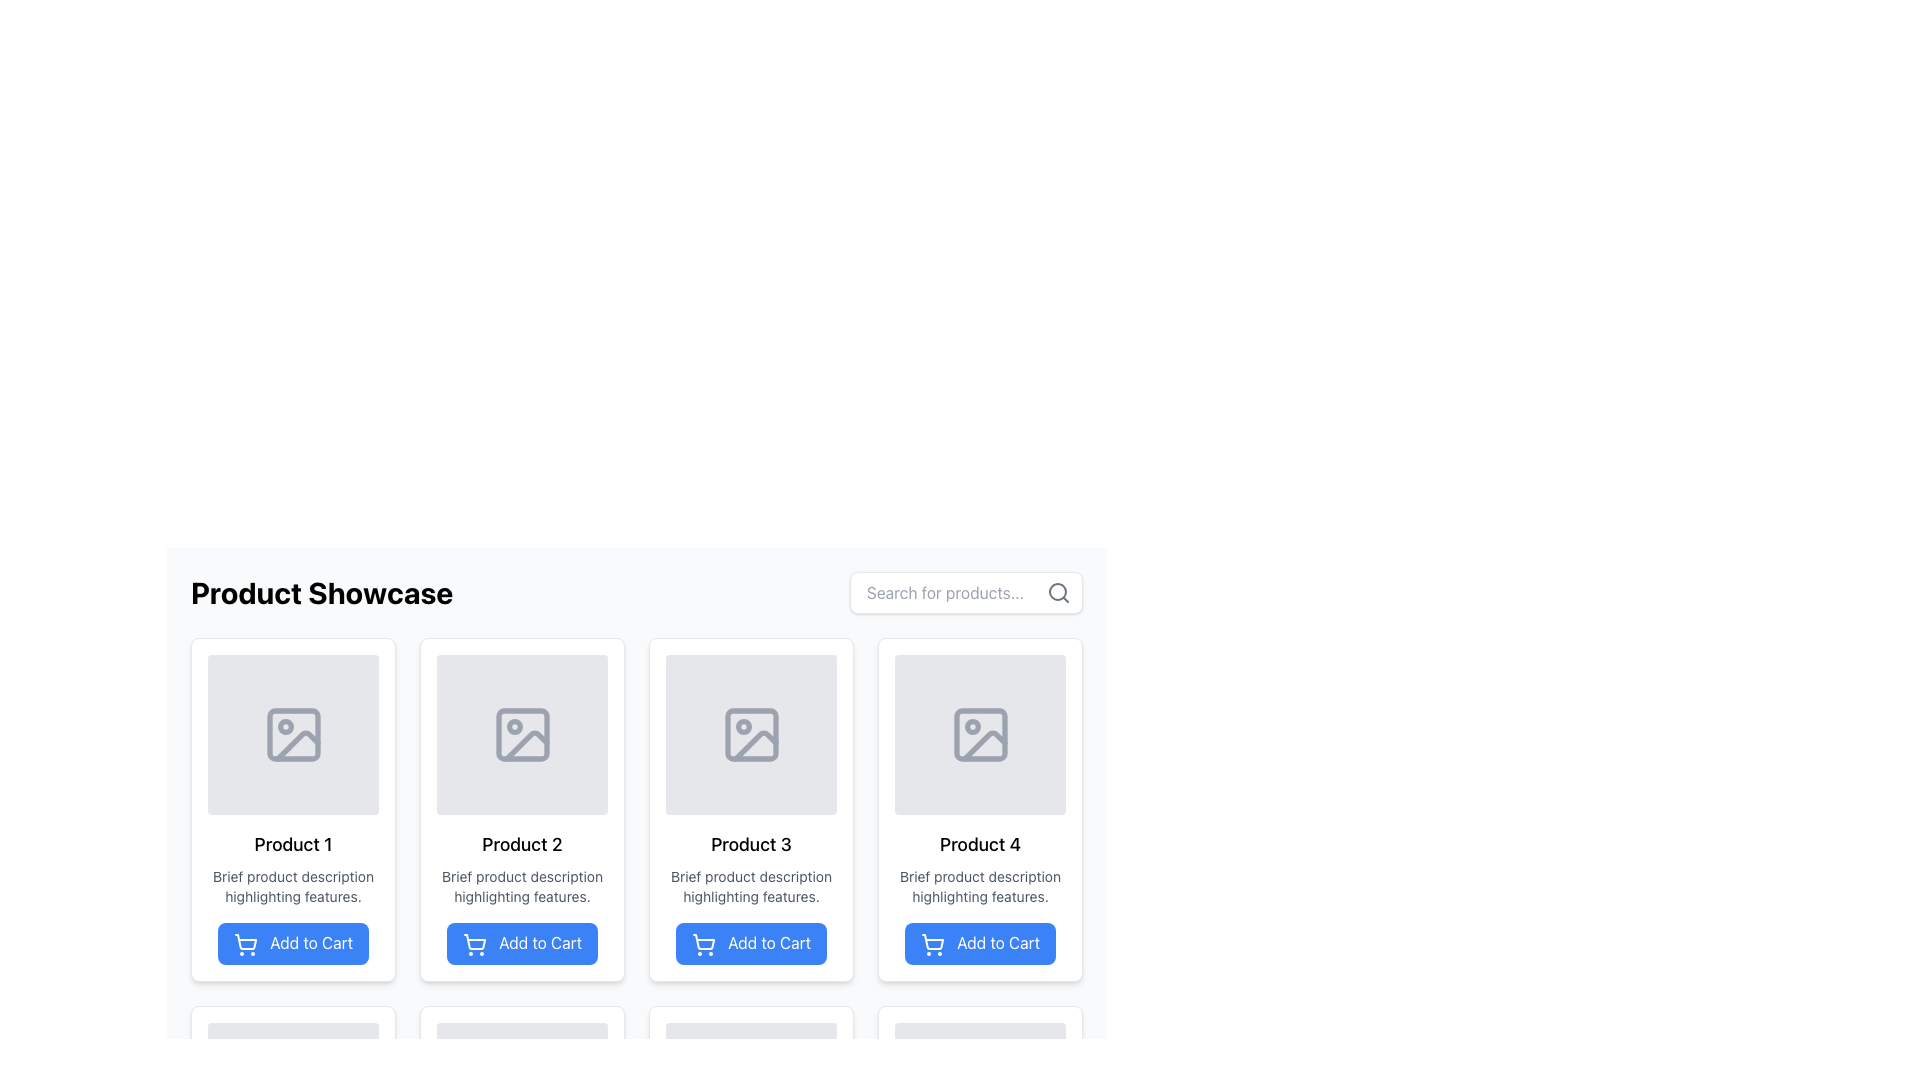  I want to click on the Text label displaying the product name for the third product in the grid, located below the product image and above the 'Add to Cart' button, so click(750, 844).